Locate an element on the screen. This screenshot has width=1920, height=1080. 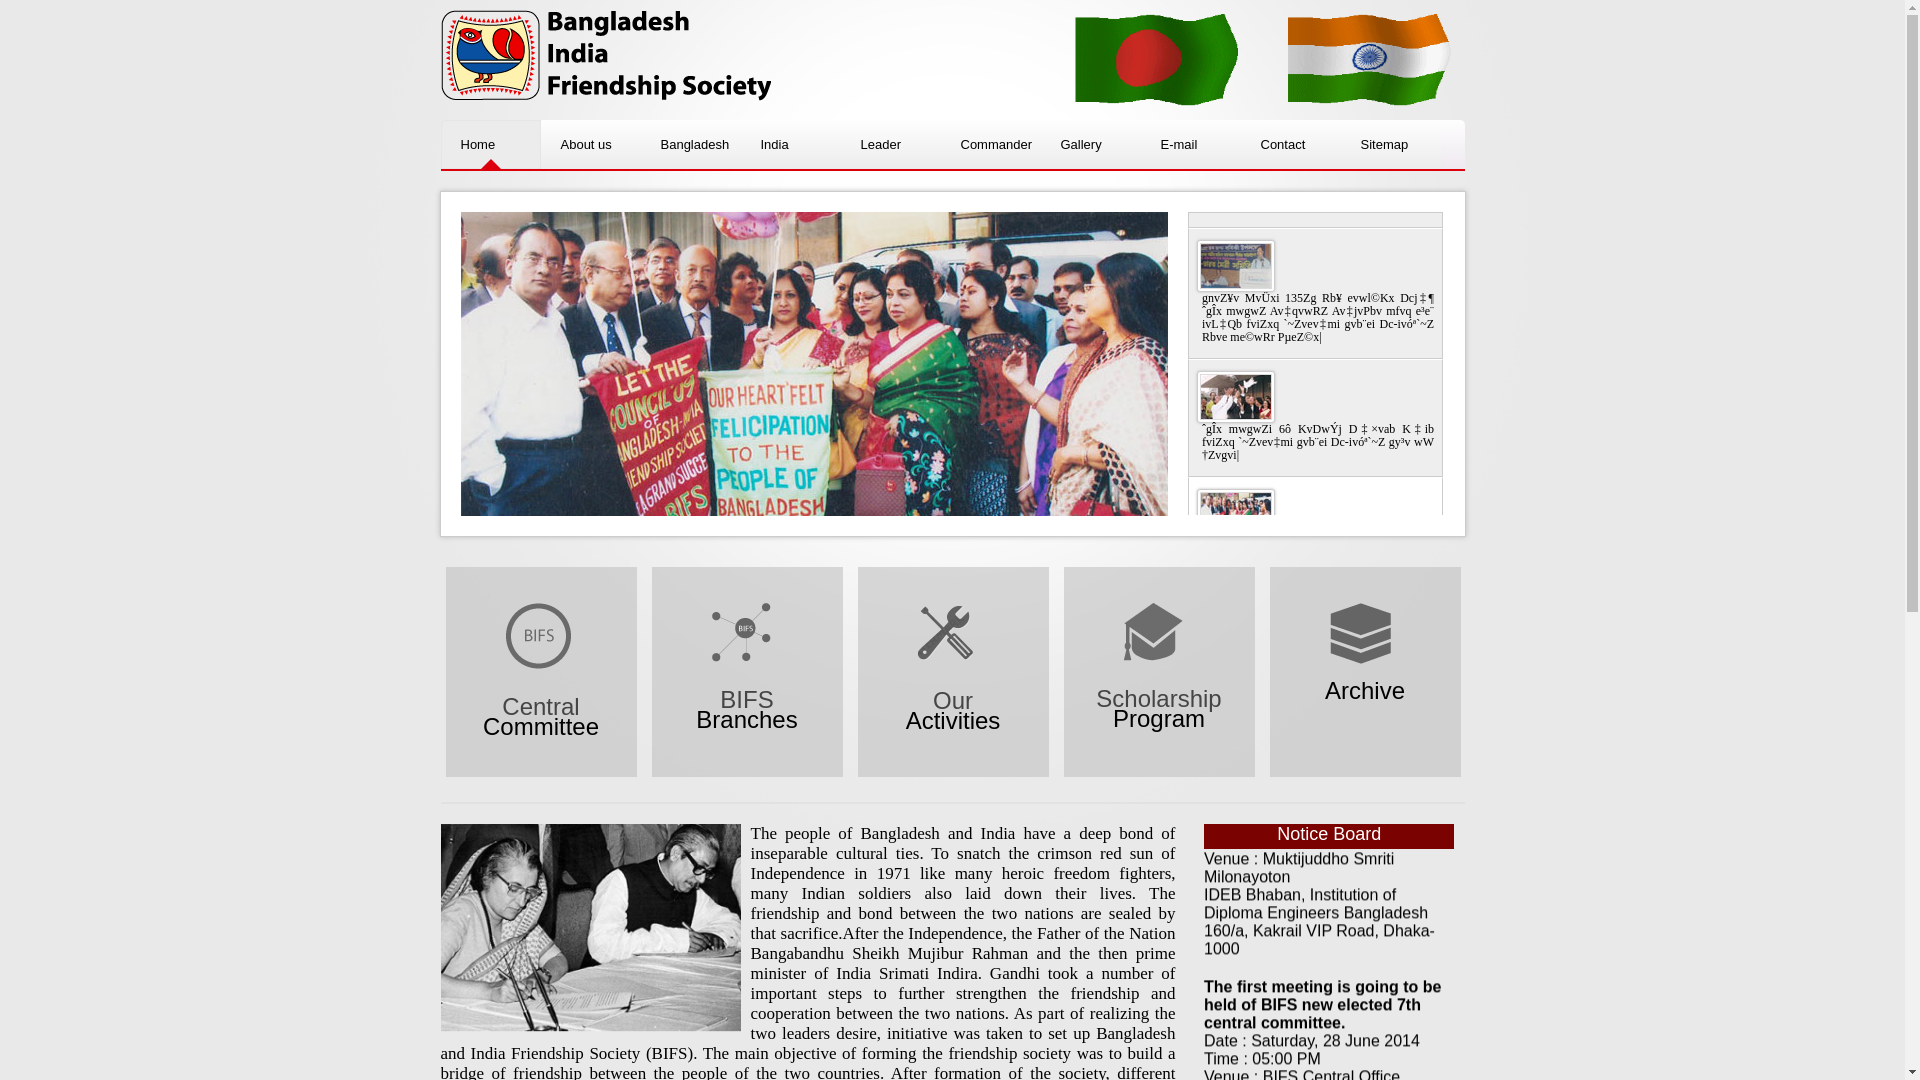
'E-mail' is located at coordinates (1190, 143).